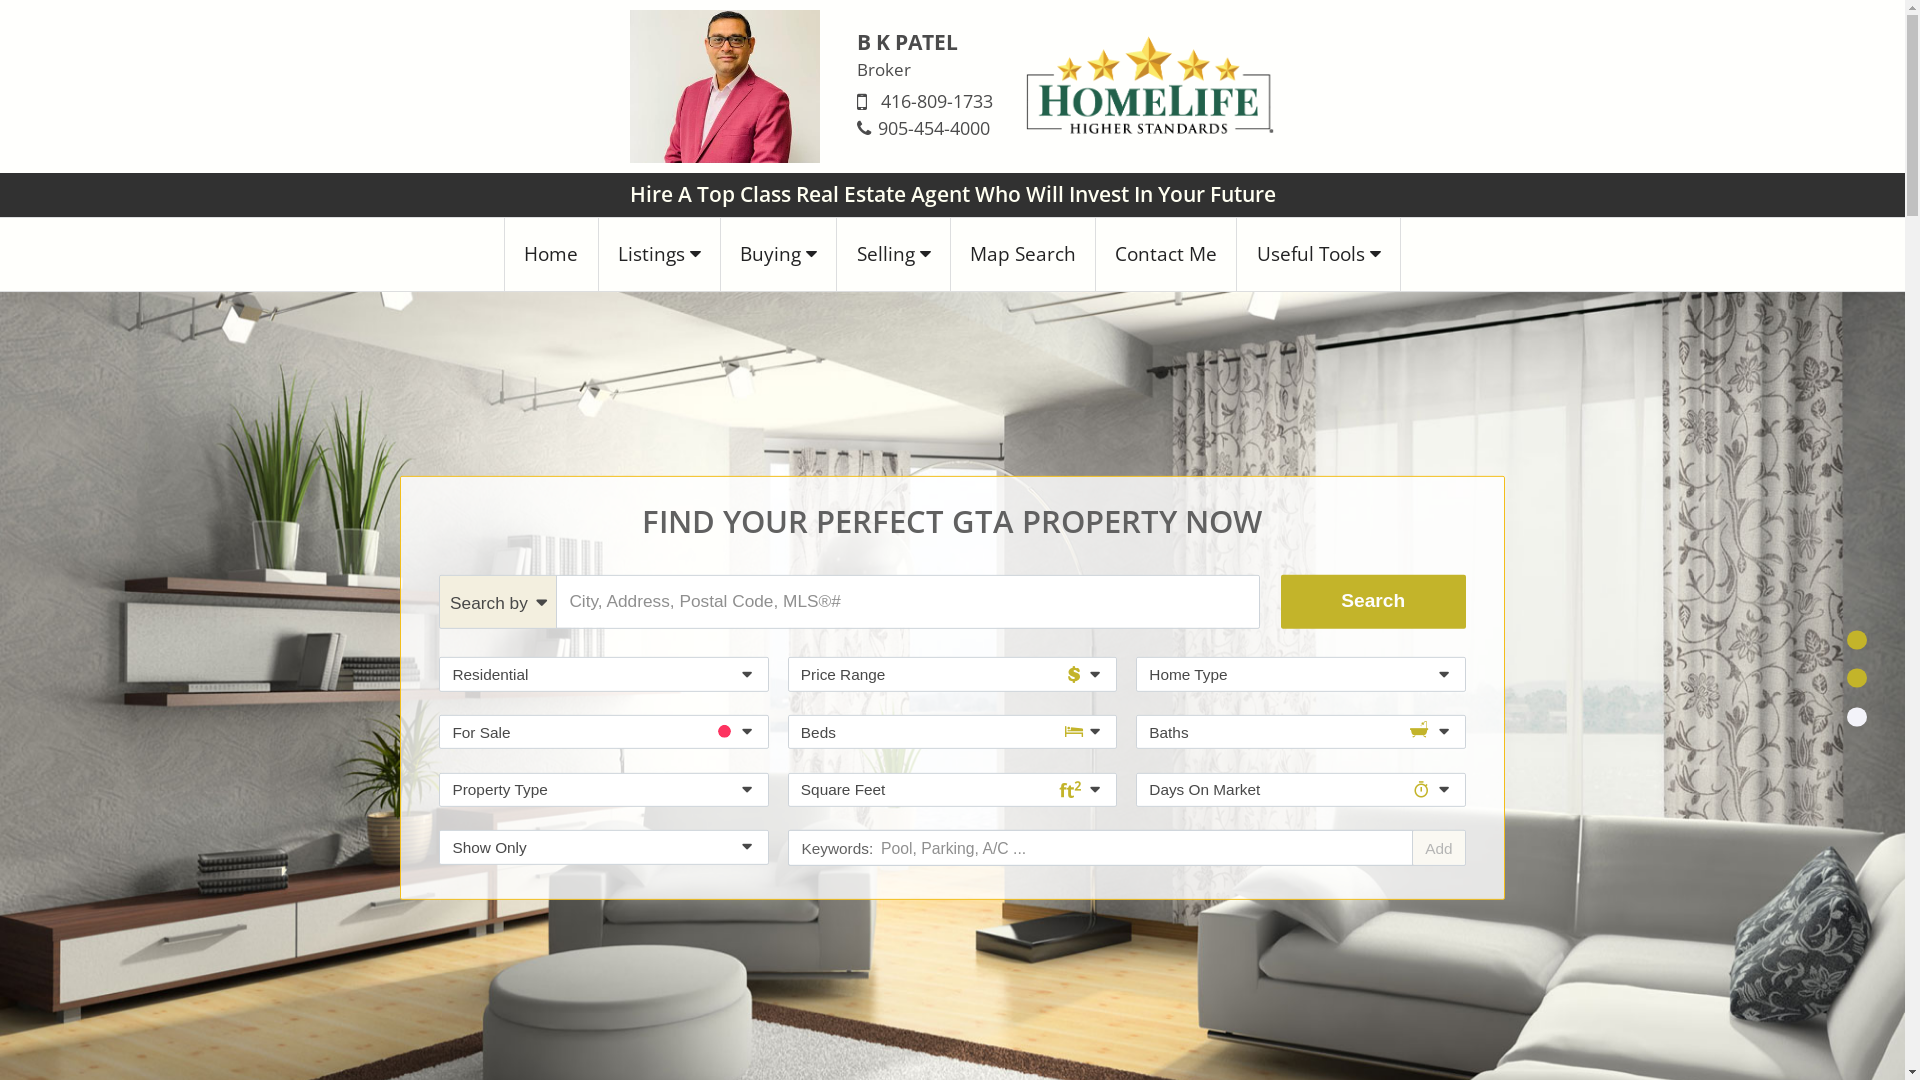 The height and width of the screenshot is (1080, 1920). I want to click on 'Residential', so click(602, 674).